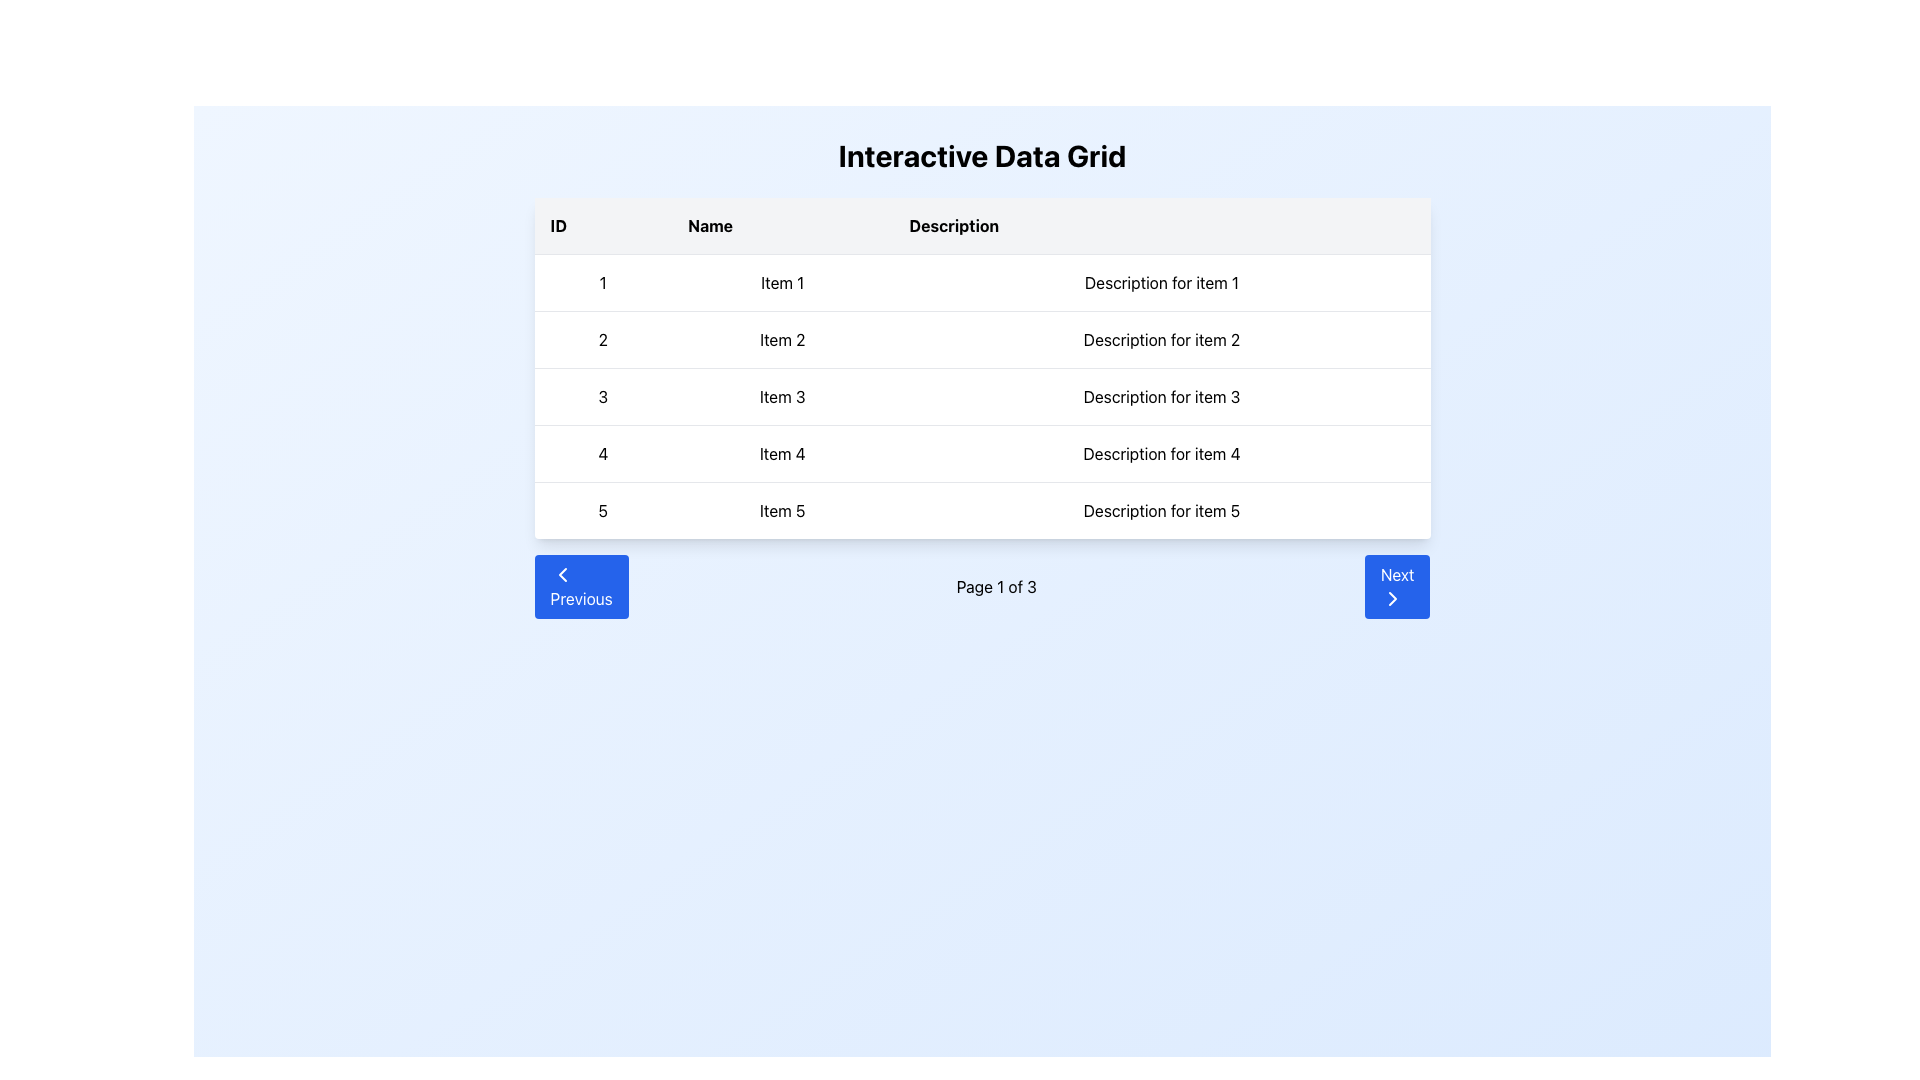 The width and height of the screenshot is (1920, 1080). I want to click on the static text field displaying 'Description for item 1' located in the first row under the 'Description' column of the grid, so click(1161, 282).